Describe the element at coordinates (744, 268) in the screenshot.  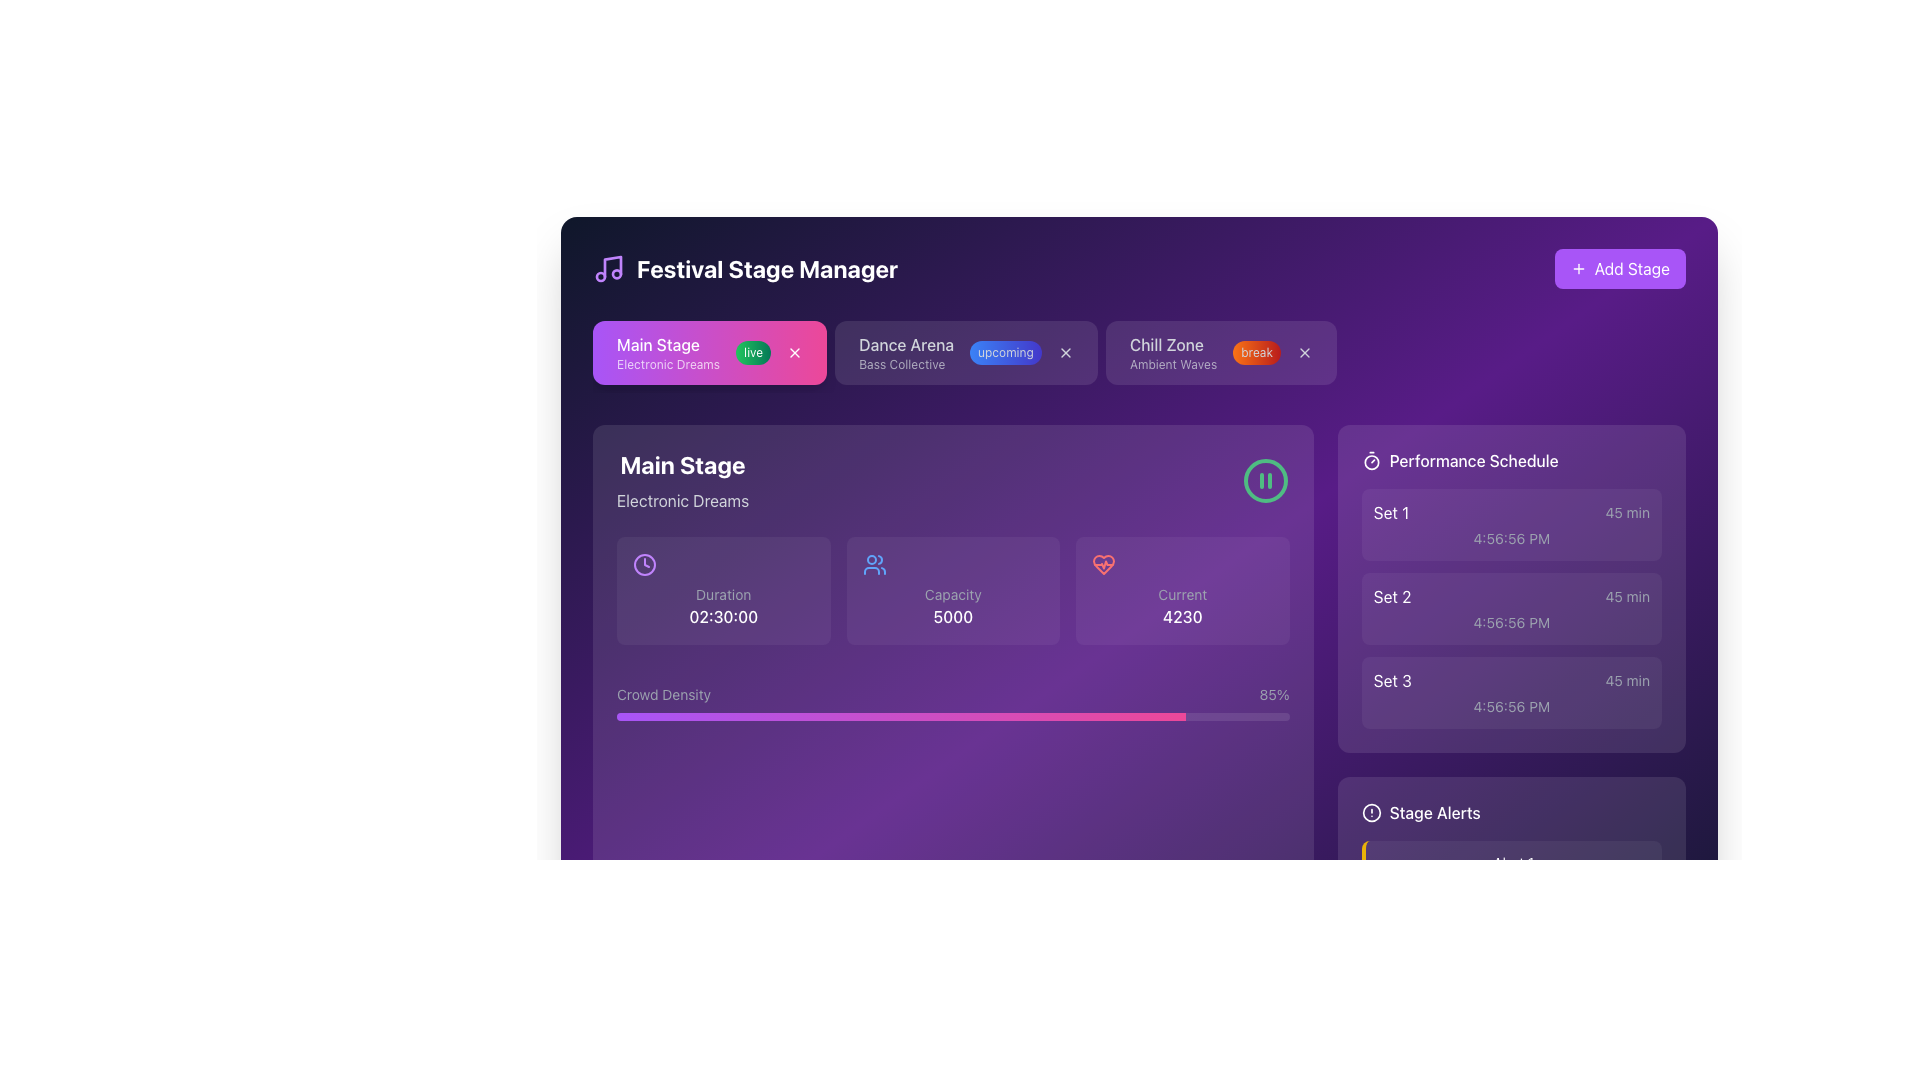
I see `the 'Festival Stage Manager' header, which is a prominent bold white text on a dark background, located in the top-left corner of the interface, immediately to the right of a purple music icon` at that location.